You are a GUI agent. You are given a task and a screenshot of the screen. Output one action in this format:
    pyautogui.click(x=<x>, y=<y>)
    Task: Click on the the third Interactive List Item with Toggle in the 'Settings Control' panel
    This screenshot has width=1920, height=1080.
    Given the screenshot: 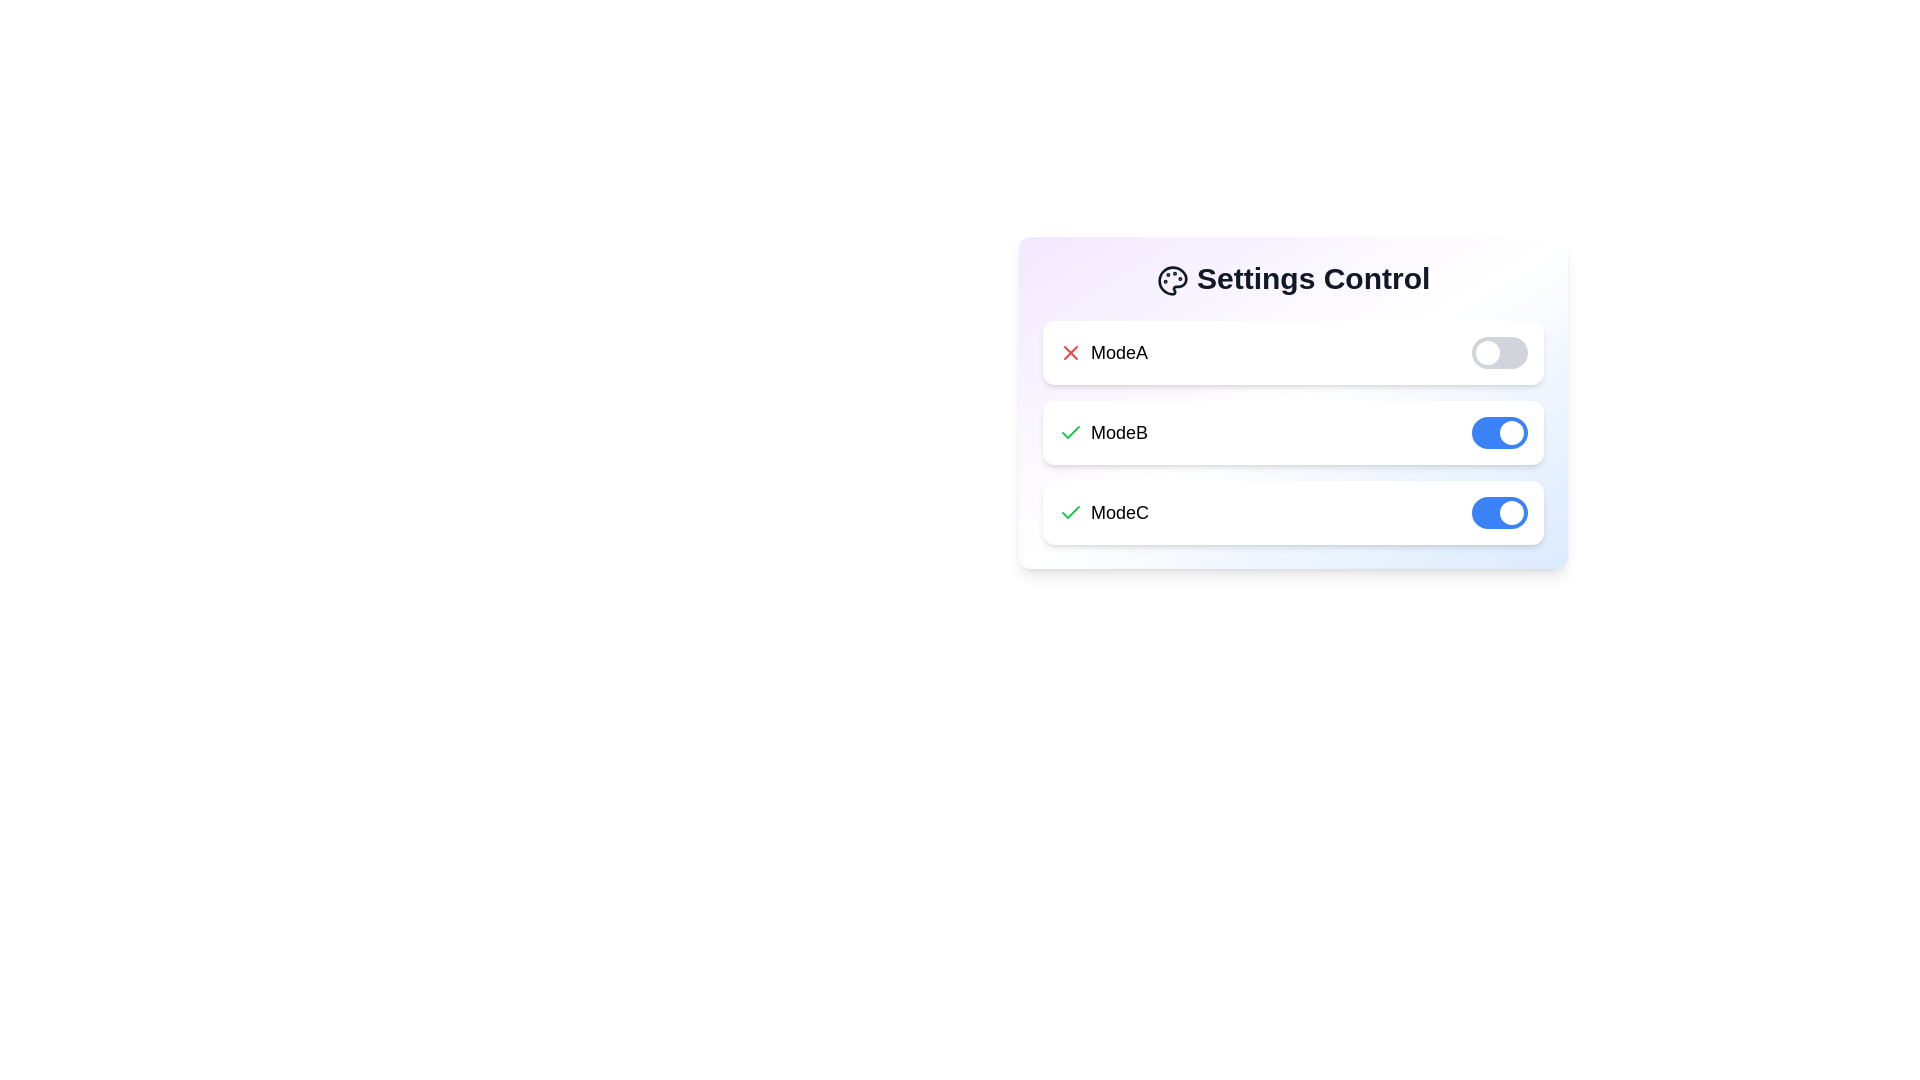 What is the action you would take?
    pyautogui.click(x=1293, y=512)
    